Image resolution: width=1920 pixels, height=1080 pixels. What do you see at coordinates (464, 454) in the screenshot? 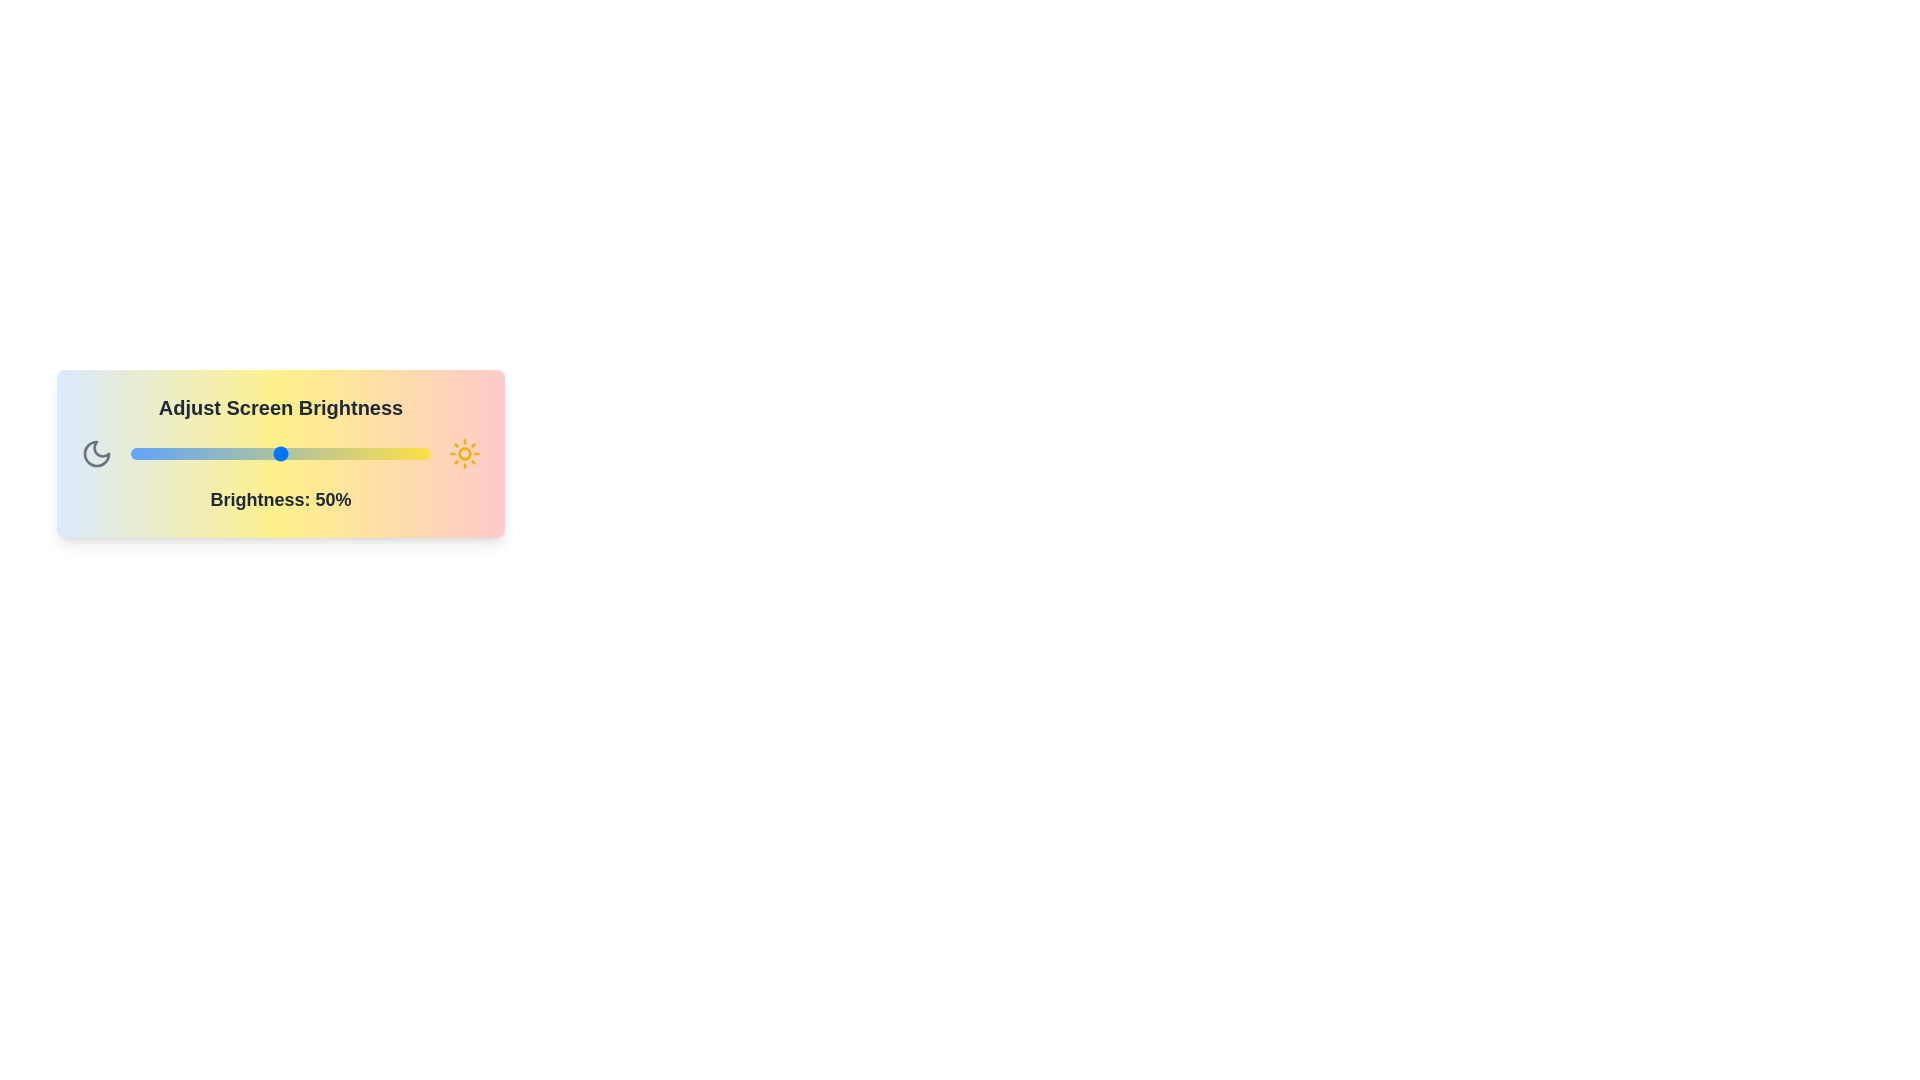
I see `the sun icon to perform the intended interaction` at bounding box center [464, 454].